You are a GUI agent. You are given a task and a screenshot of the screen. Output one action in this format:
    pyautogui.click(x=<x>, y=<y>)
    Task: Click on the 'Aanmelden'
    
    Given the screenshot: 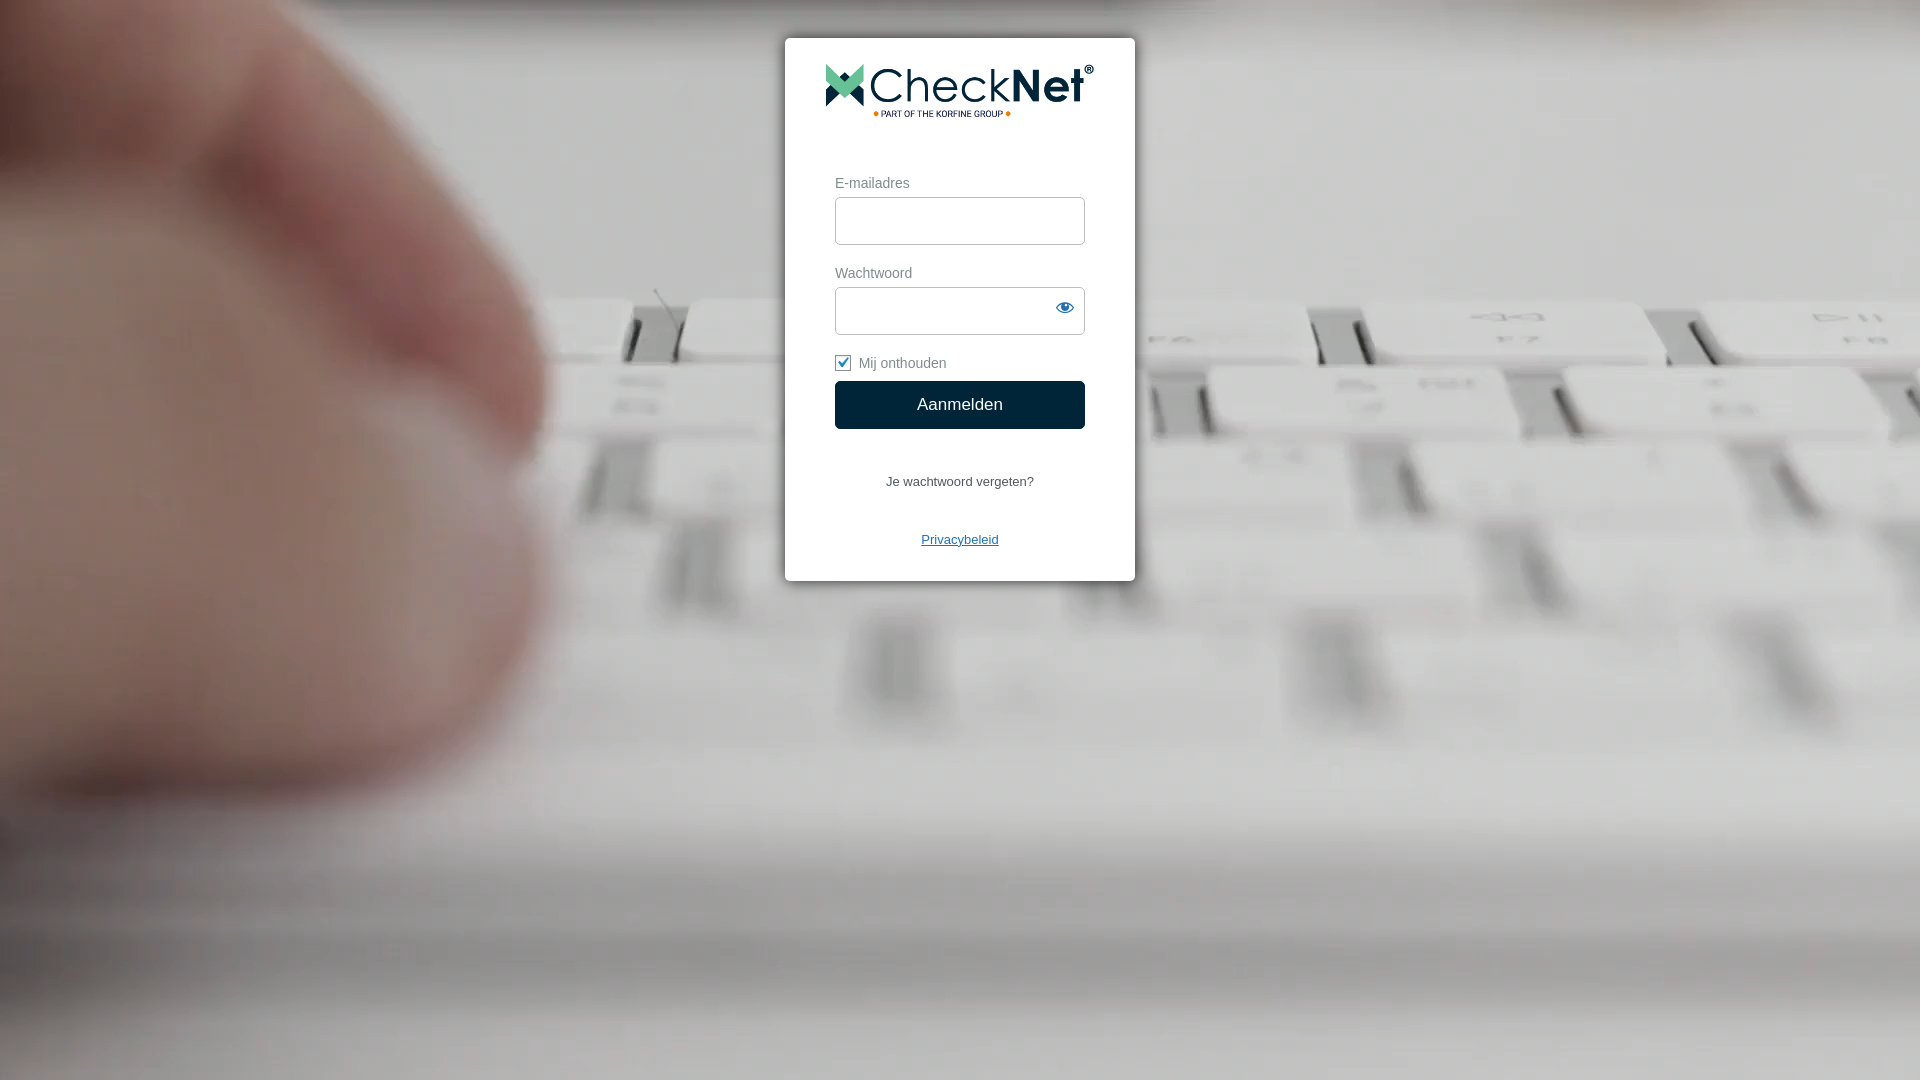 What is the action you would take?
    pyautogui.click(x=960, y=405)
    